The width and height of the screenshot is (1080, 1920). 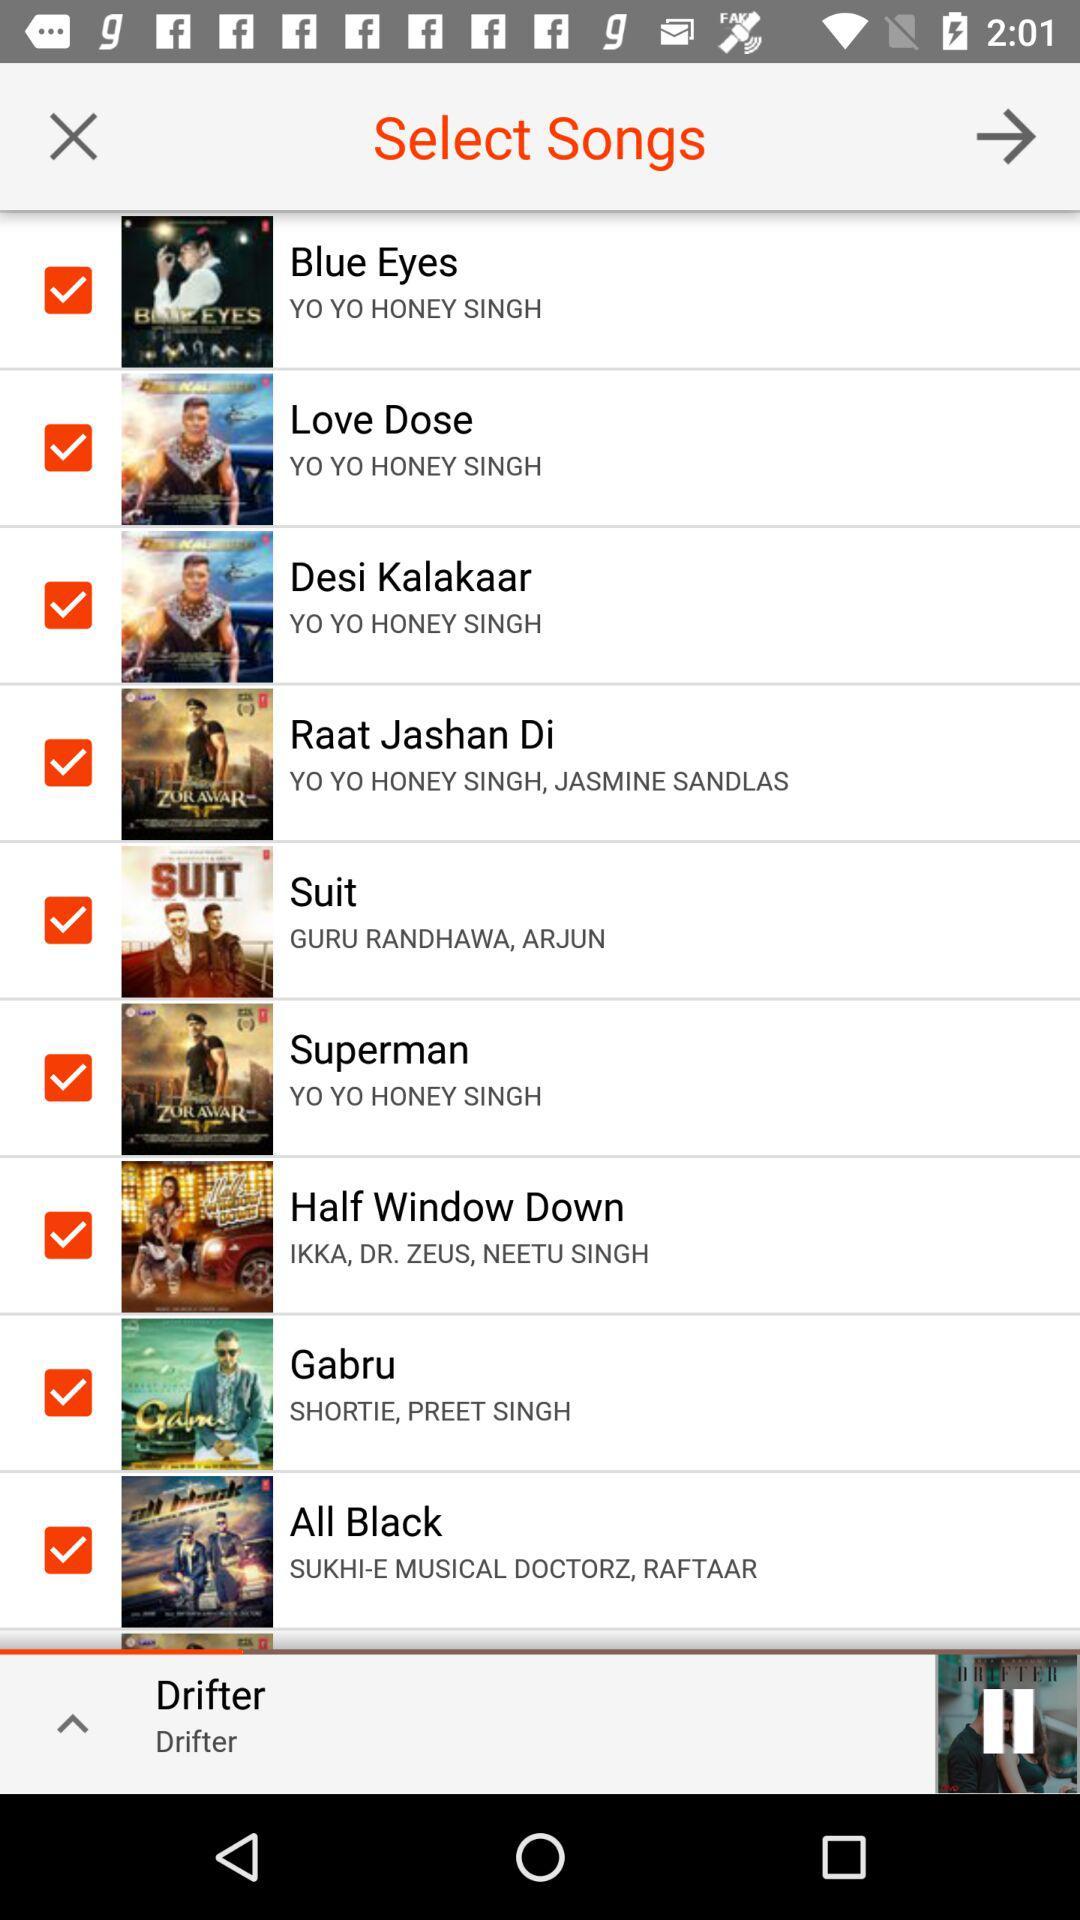 What do you see at coordinates (72, 135) in the screenshot?
I see `song selection` at bounding box center [72, 135].